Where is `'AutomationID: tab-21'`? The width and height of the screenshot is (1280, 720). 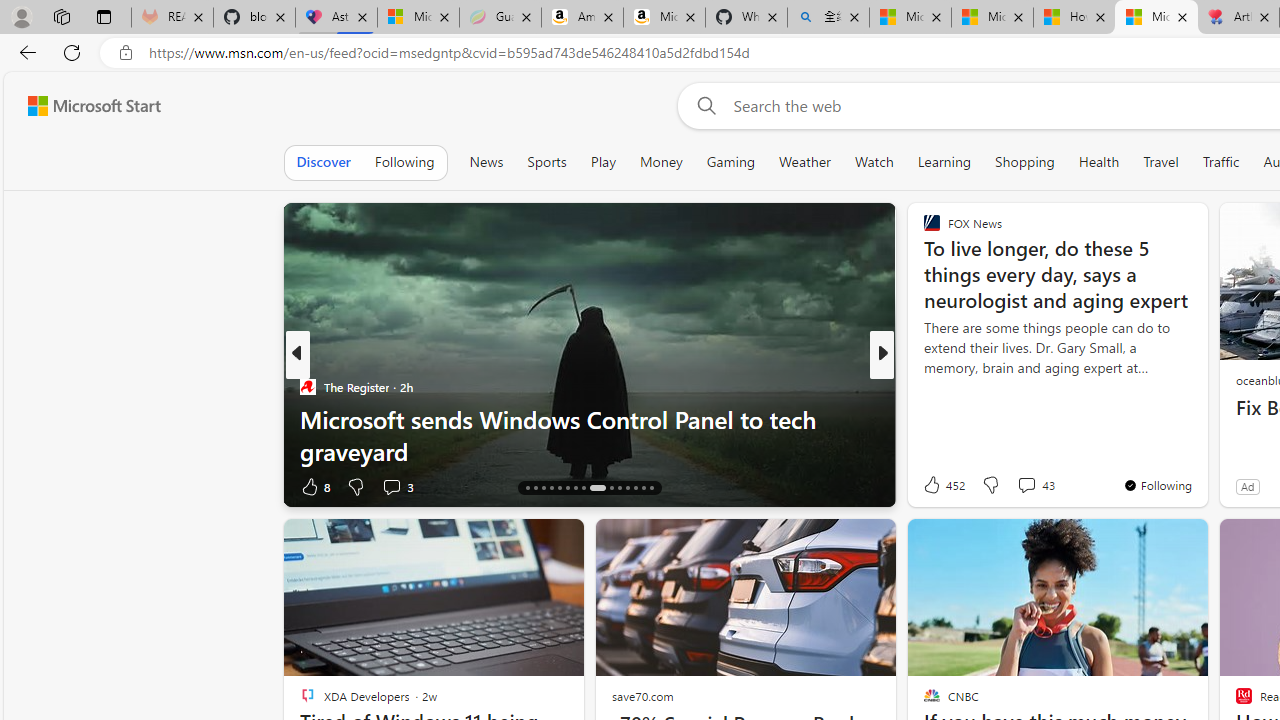 'AutomationID: tab-21' is located at coordinates (566, 488).